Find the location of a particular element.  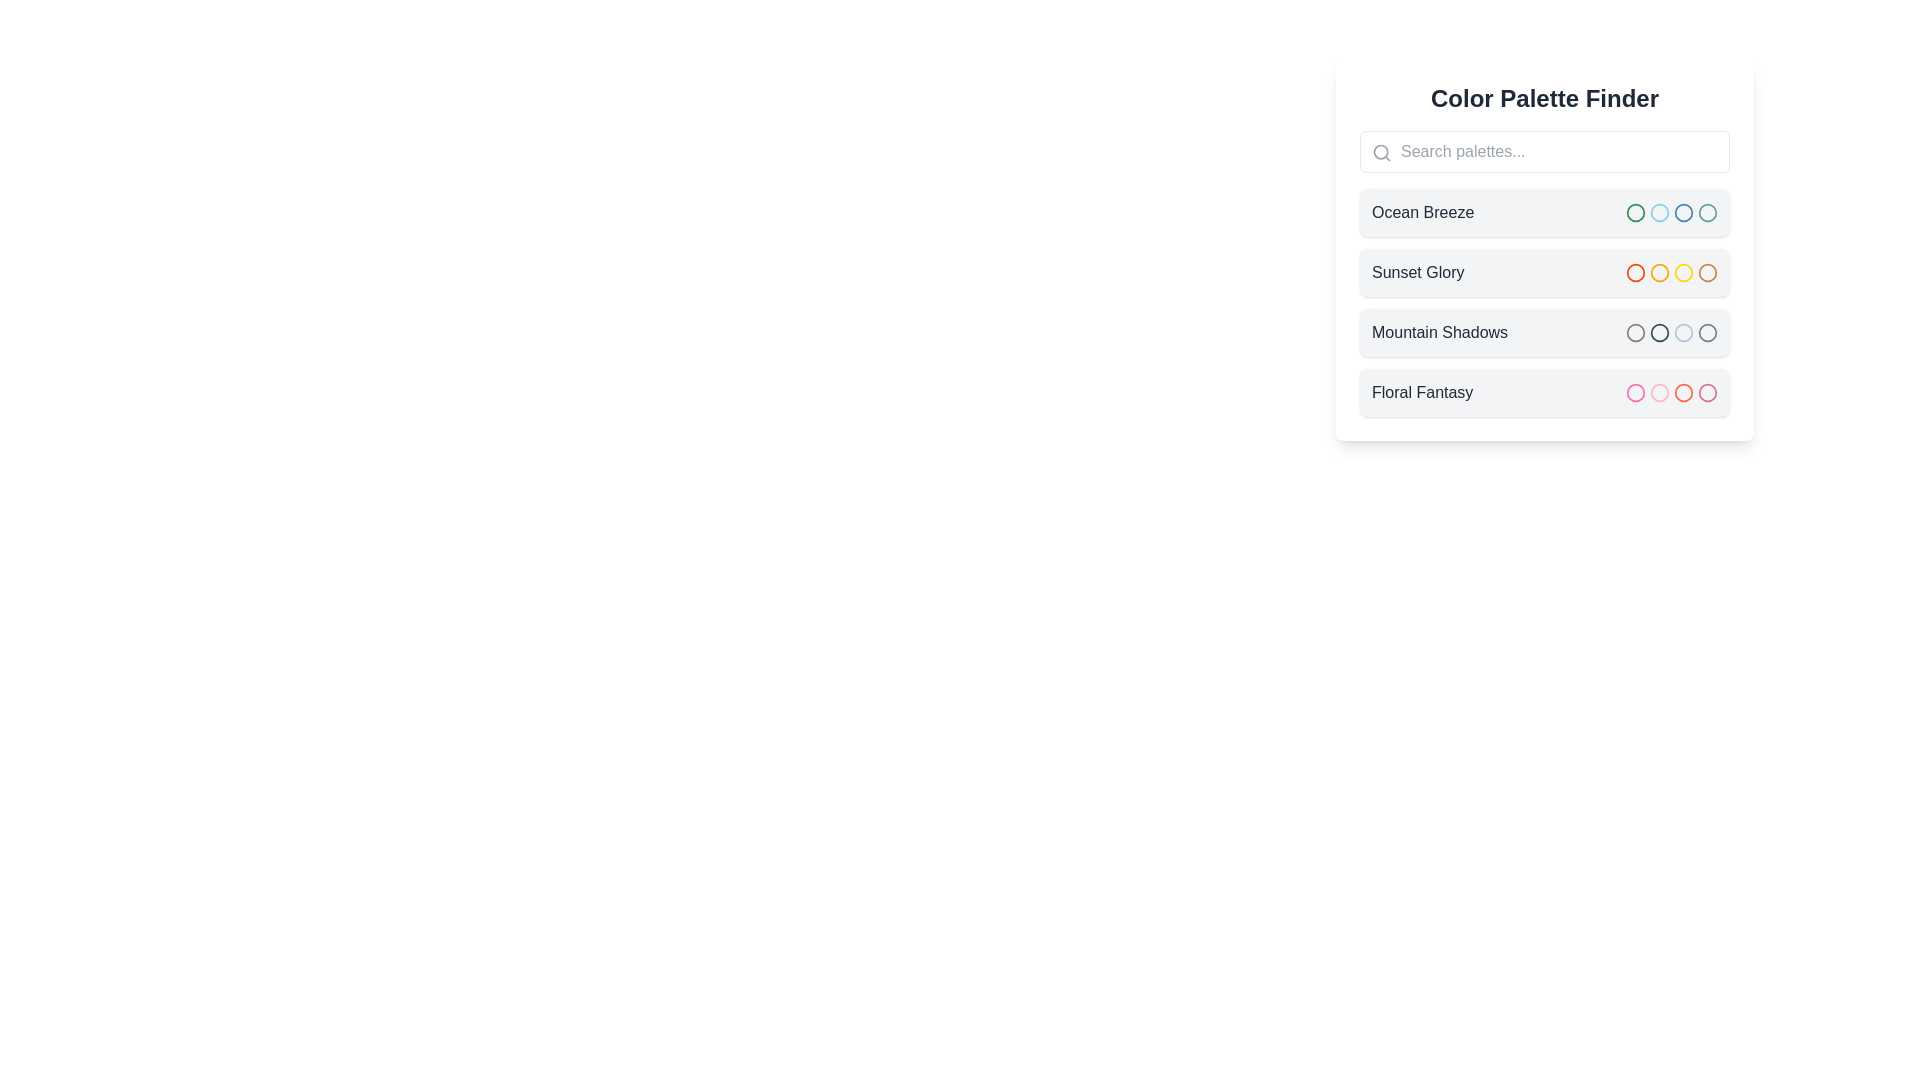

the first circular icon with a hot pink stroke representing the 'Floral Fantasy' color palette is located at coordinates (1636, 393).